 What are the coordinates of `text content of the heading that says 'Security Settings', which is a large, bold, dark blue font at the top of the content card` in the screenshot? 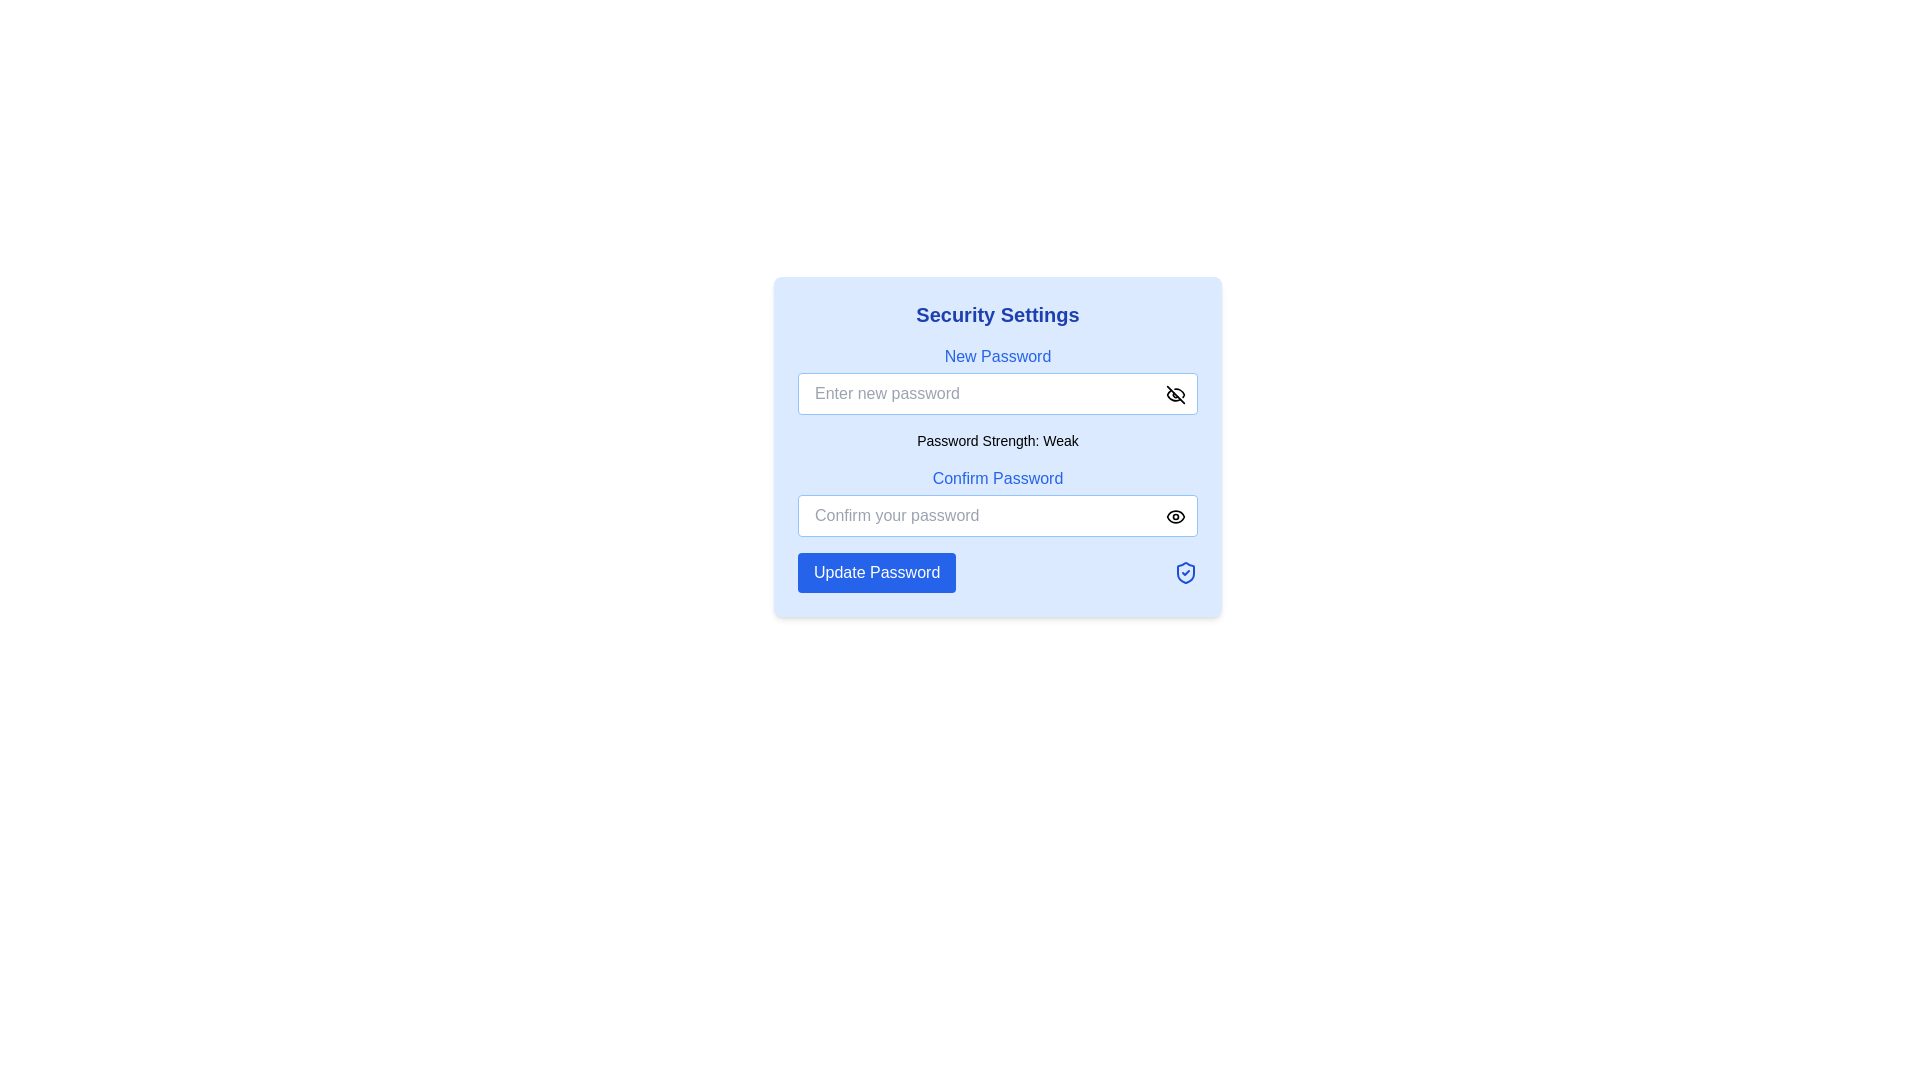 It's located at (998, 315).